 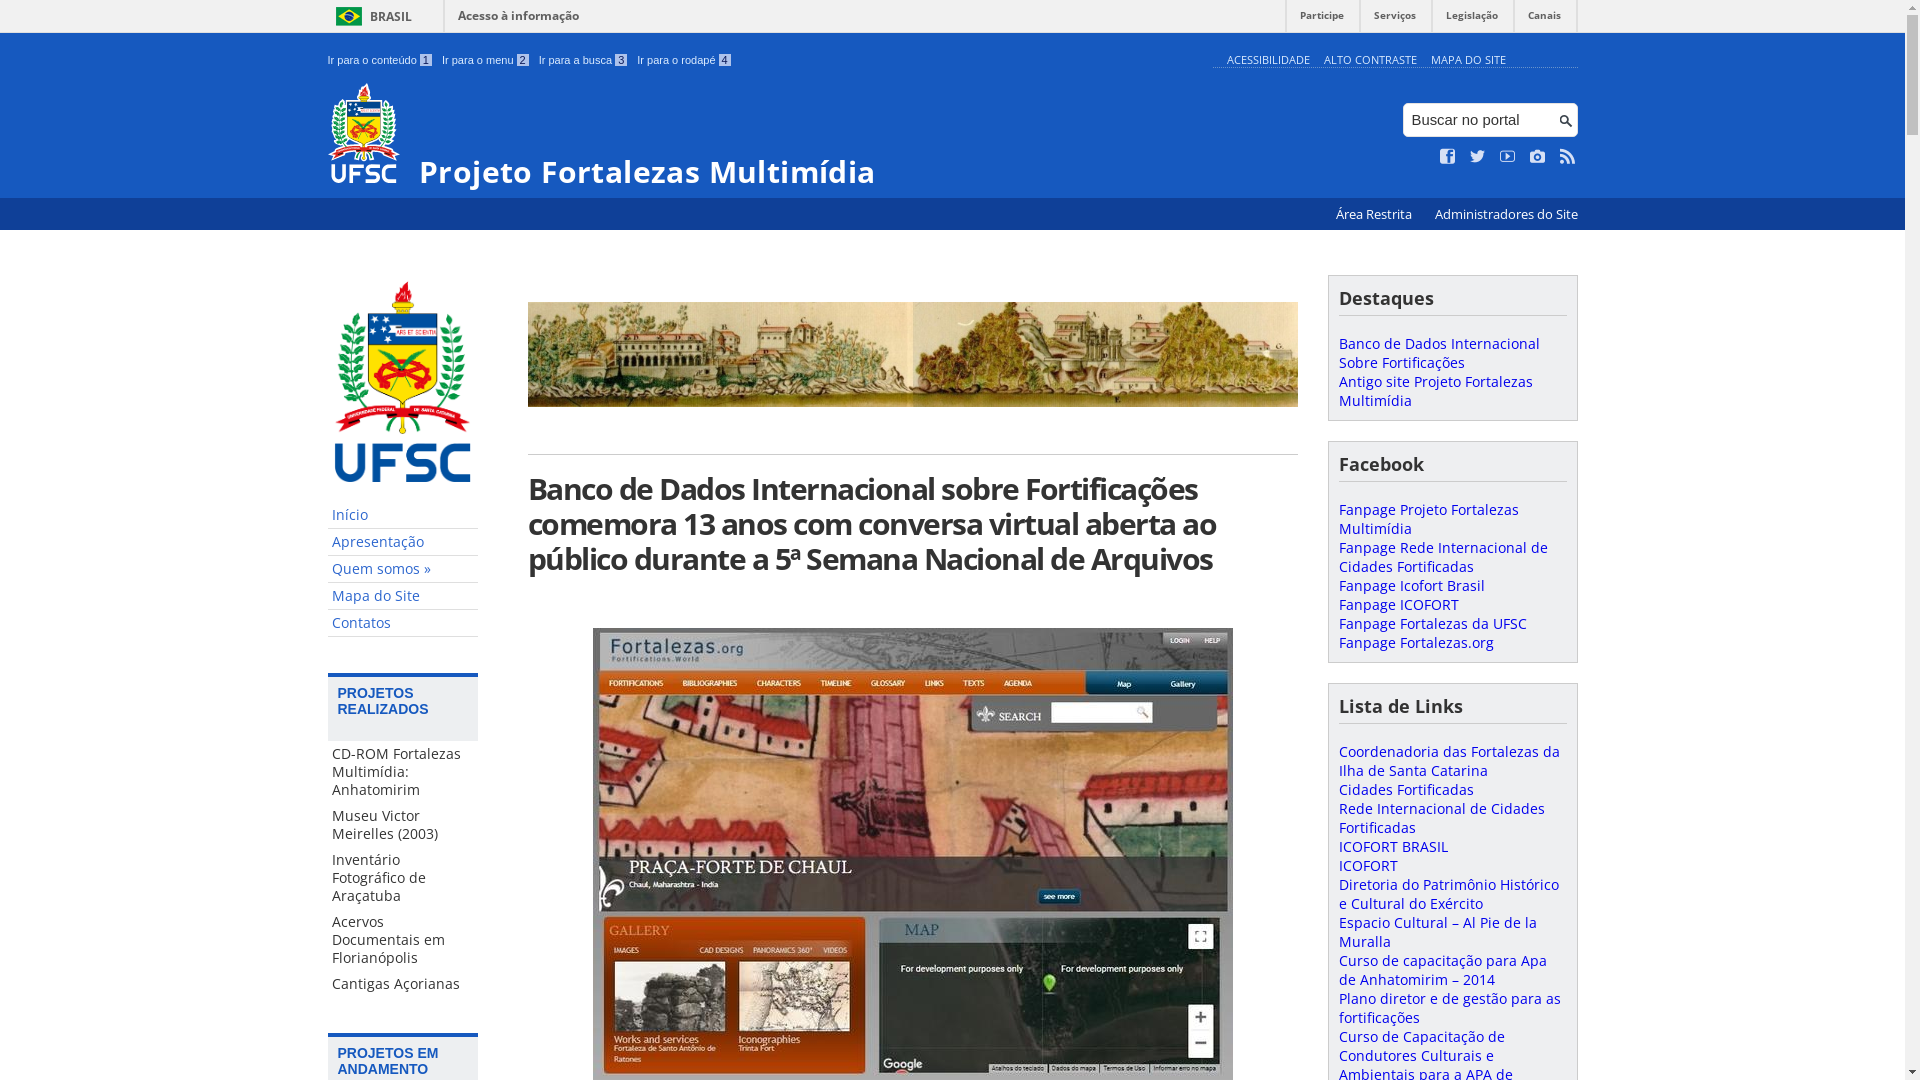 What do you see at coordinates (1396, 603) in the screenshot?
I see `'Fanpage ICOFORT'` at bounding box center [1396, 603].